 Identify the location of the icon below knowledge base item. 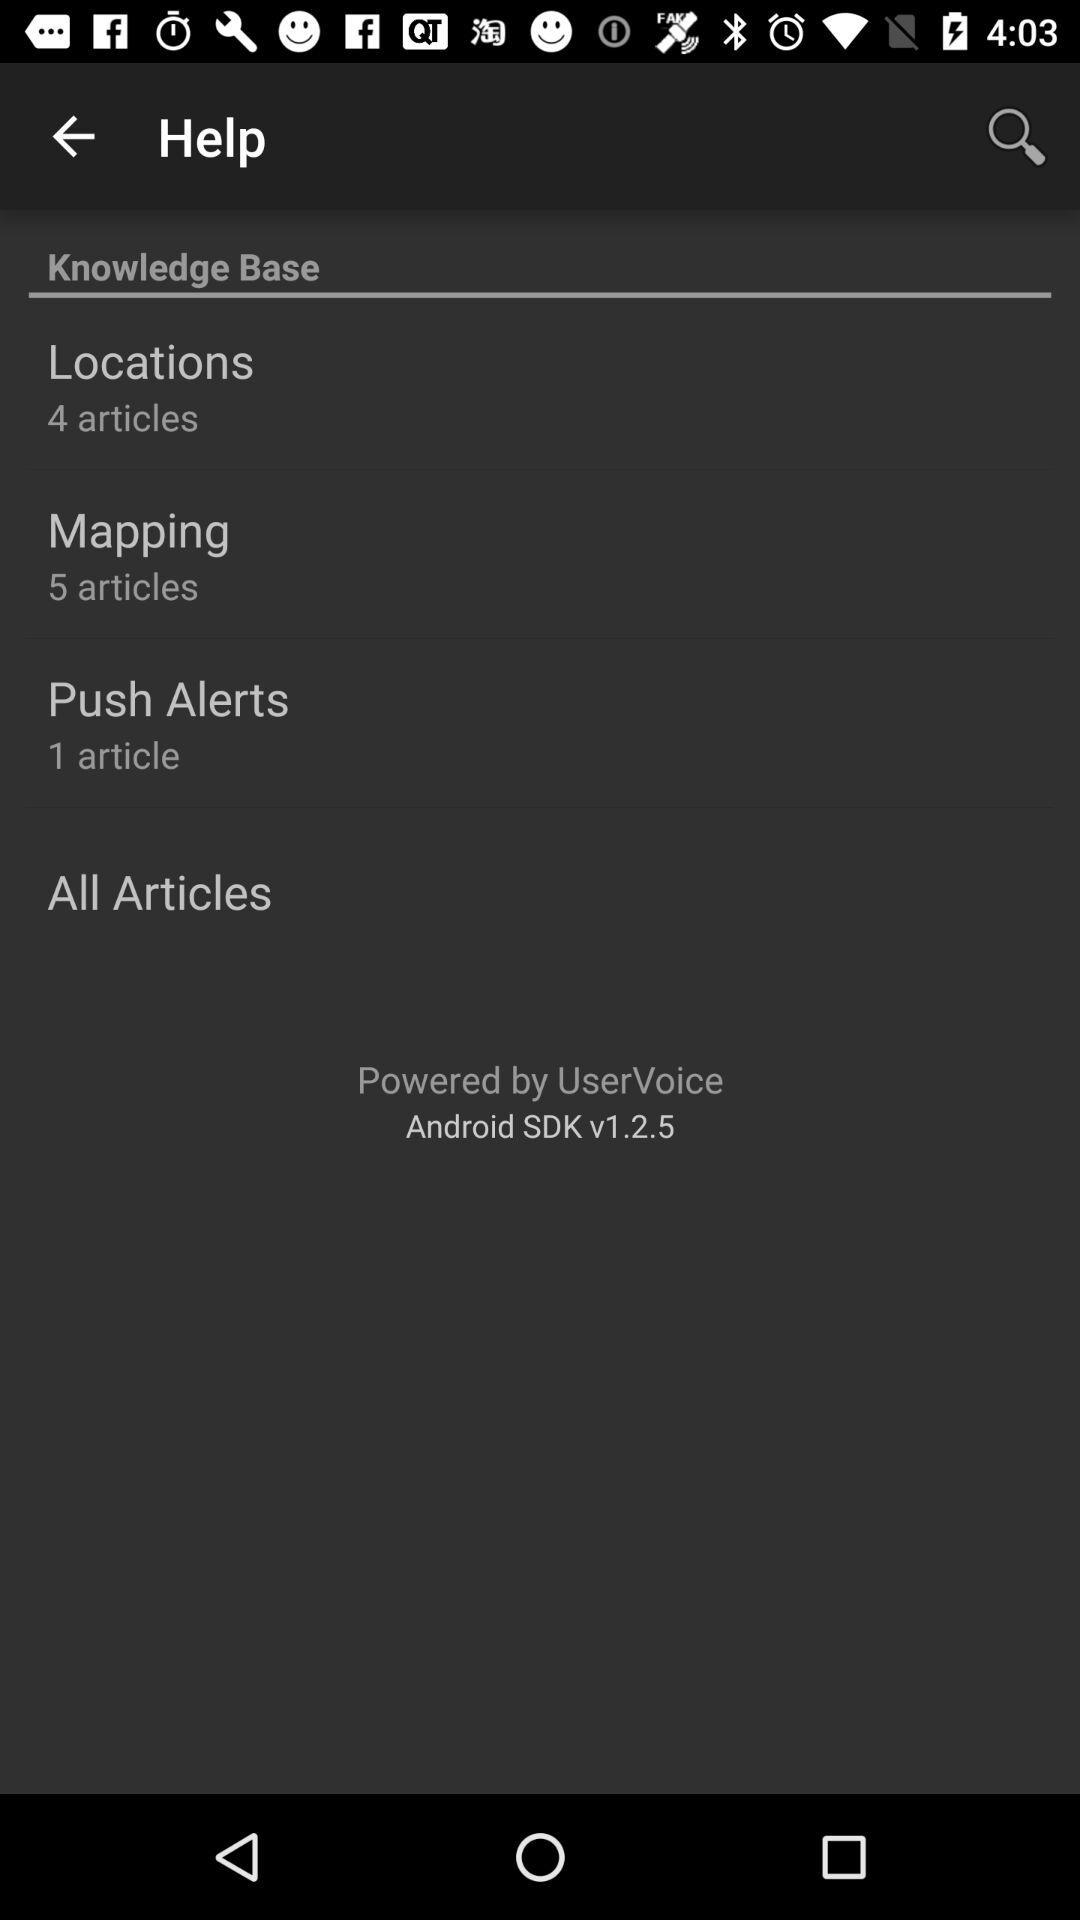
(149, 360).